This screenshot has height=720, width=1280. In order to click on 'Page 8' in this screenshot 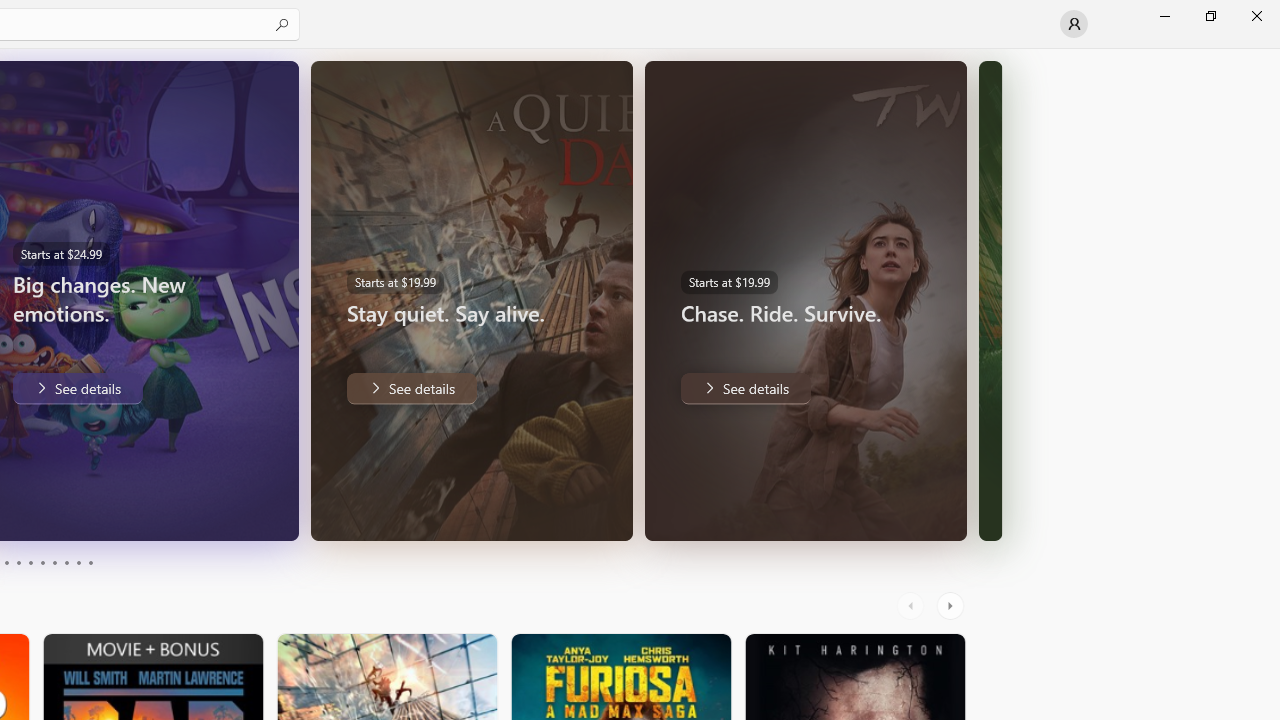, I will do `click(65, 563)`.